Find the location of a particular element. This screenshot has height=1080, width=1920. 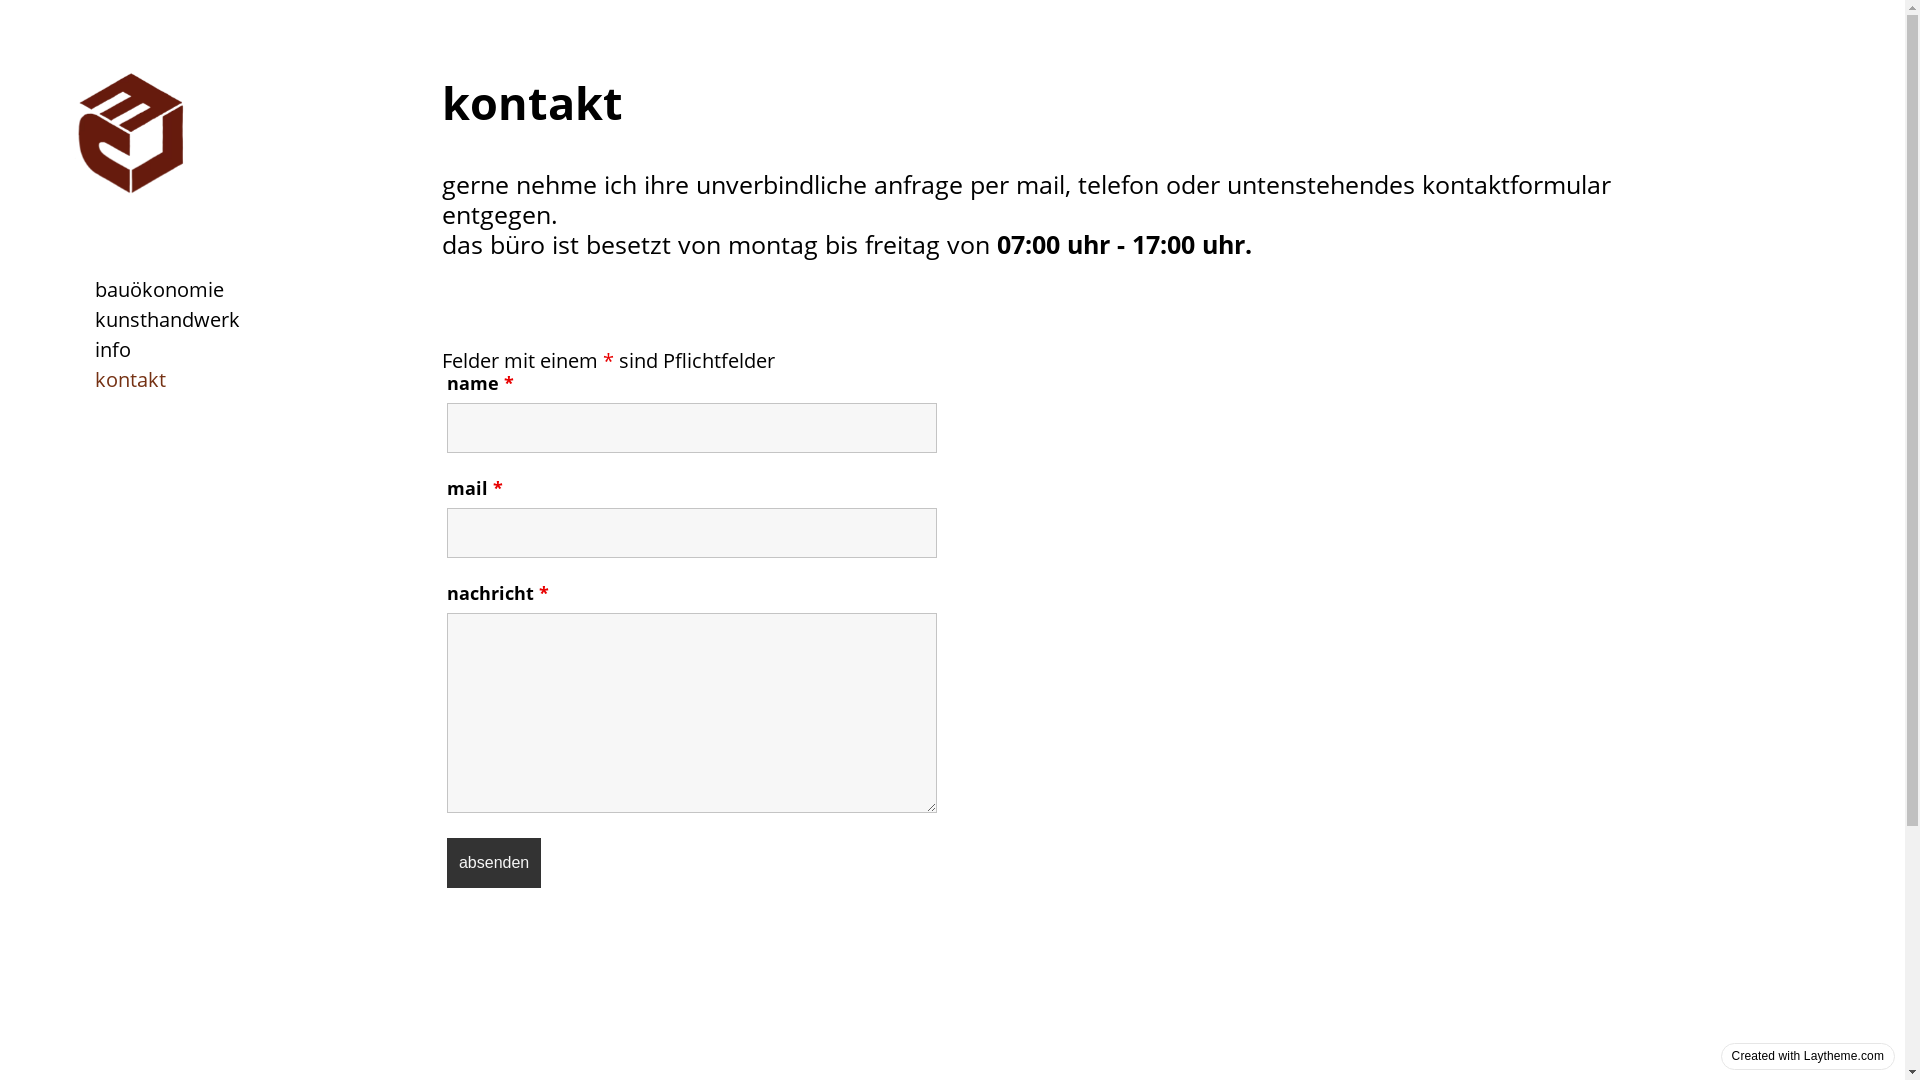

'Created with Laytheme.com' is located at coordinates (1808, 1055).